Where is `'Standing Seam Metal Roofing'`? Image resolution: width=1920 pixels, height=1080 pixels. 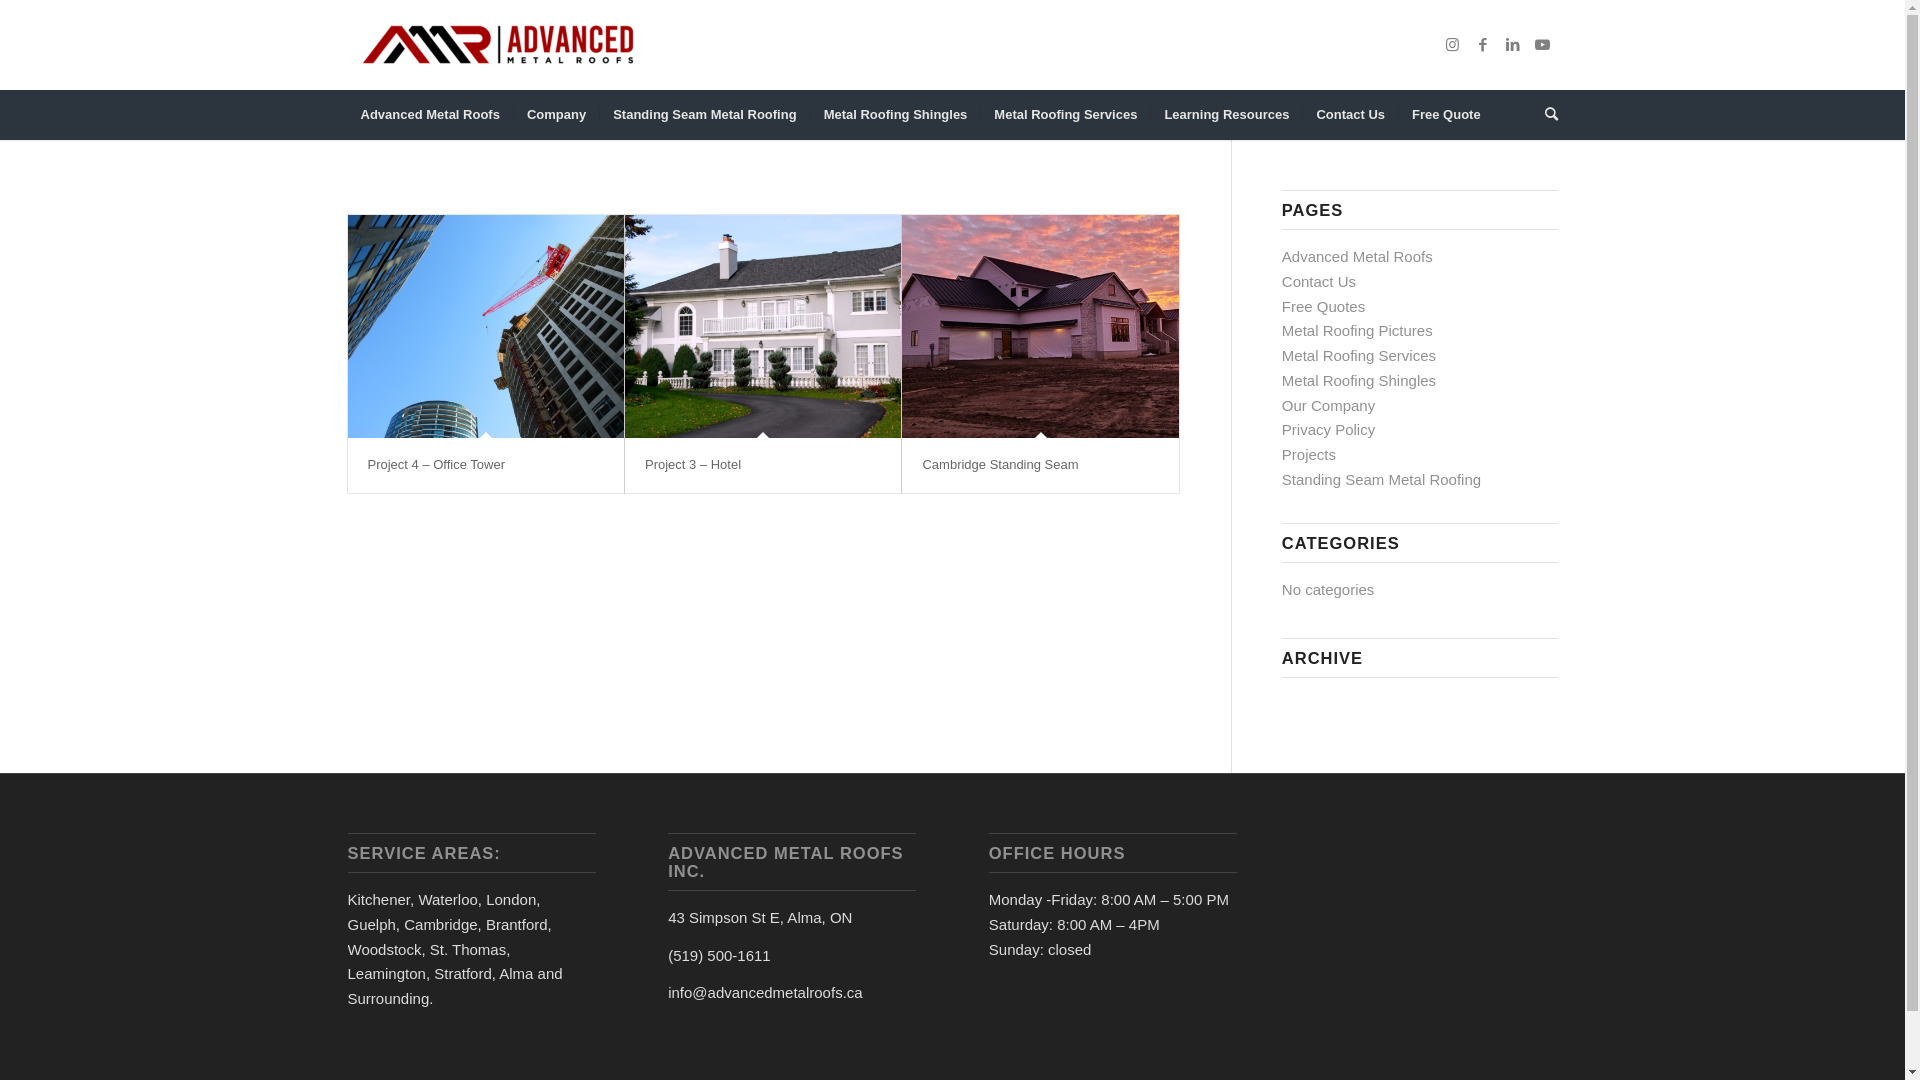 'Standing Seam Metal Roofing' is located at coordinates (704, 115).